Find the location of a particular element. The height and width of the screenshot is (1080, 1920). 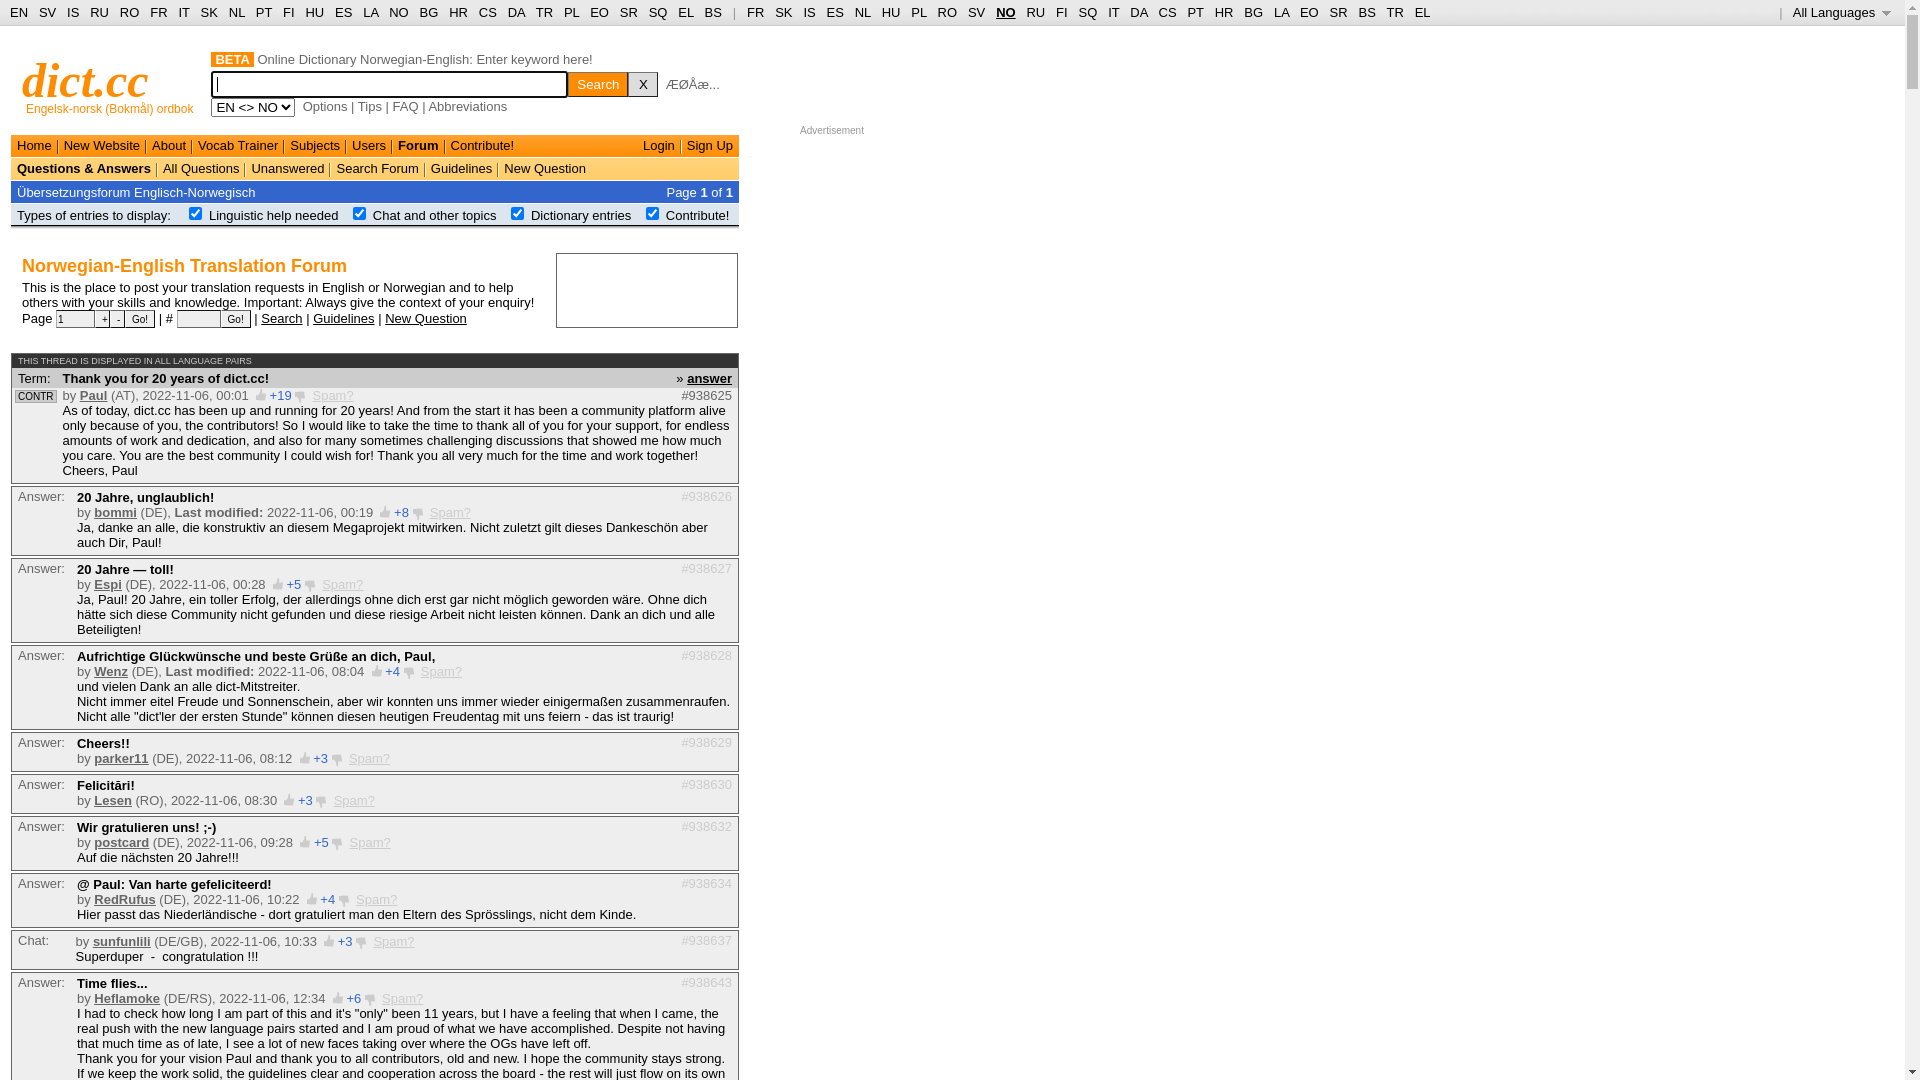

'#938632' is located at coordinates (706, 825).